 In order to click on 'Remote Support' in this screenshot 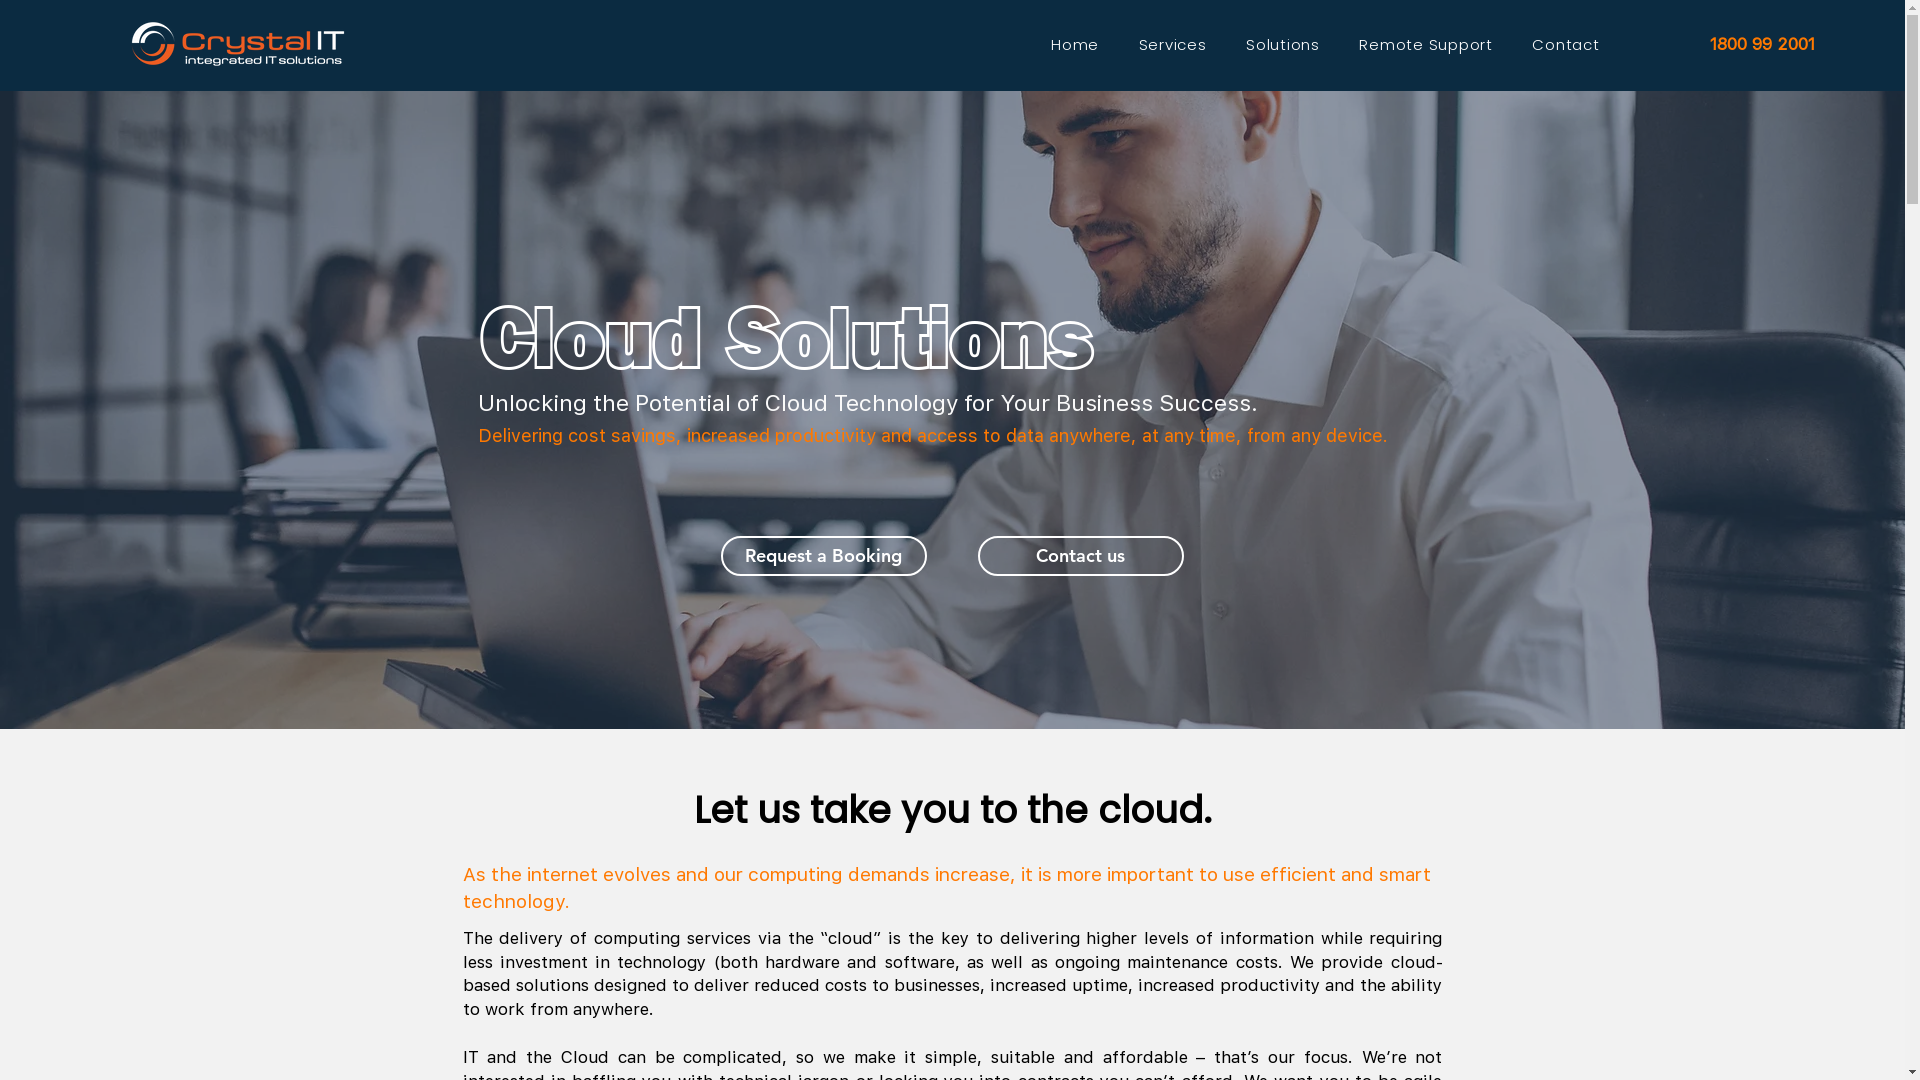, I will do `click(1425, 44)`.